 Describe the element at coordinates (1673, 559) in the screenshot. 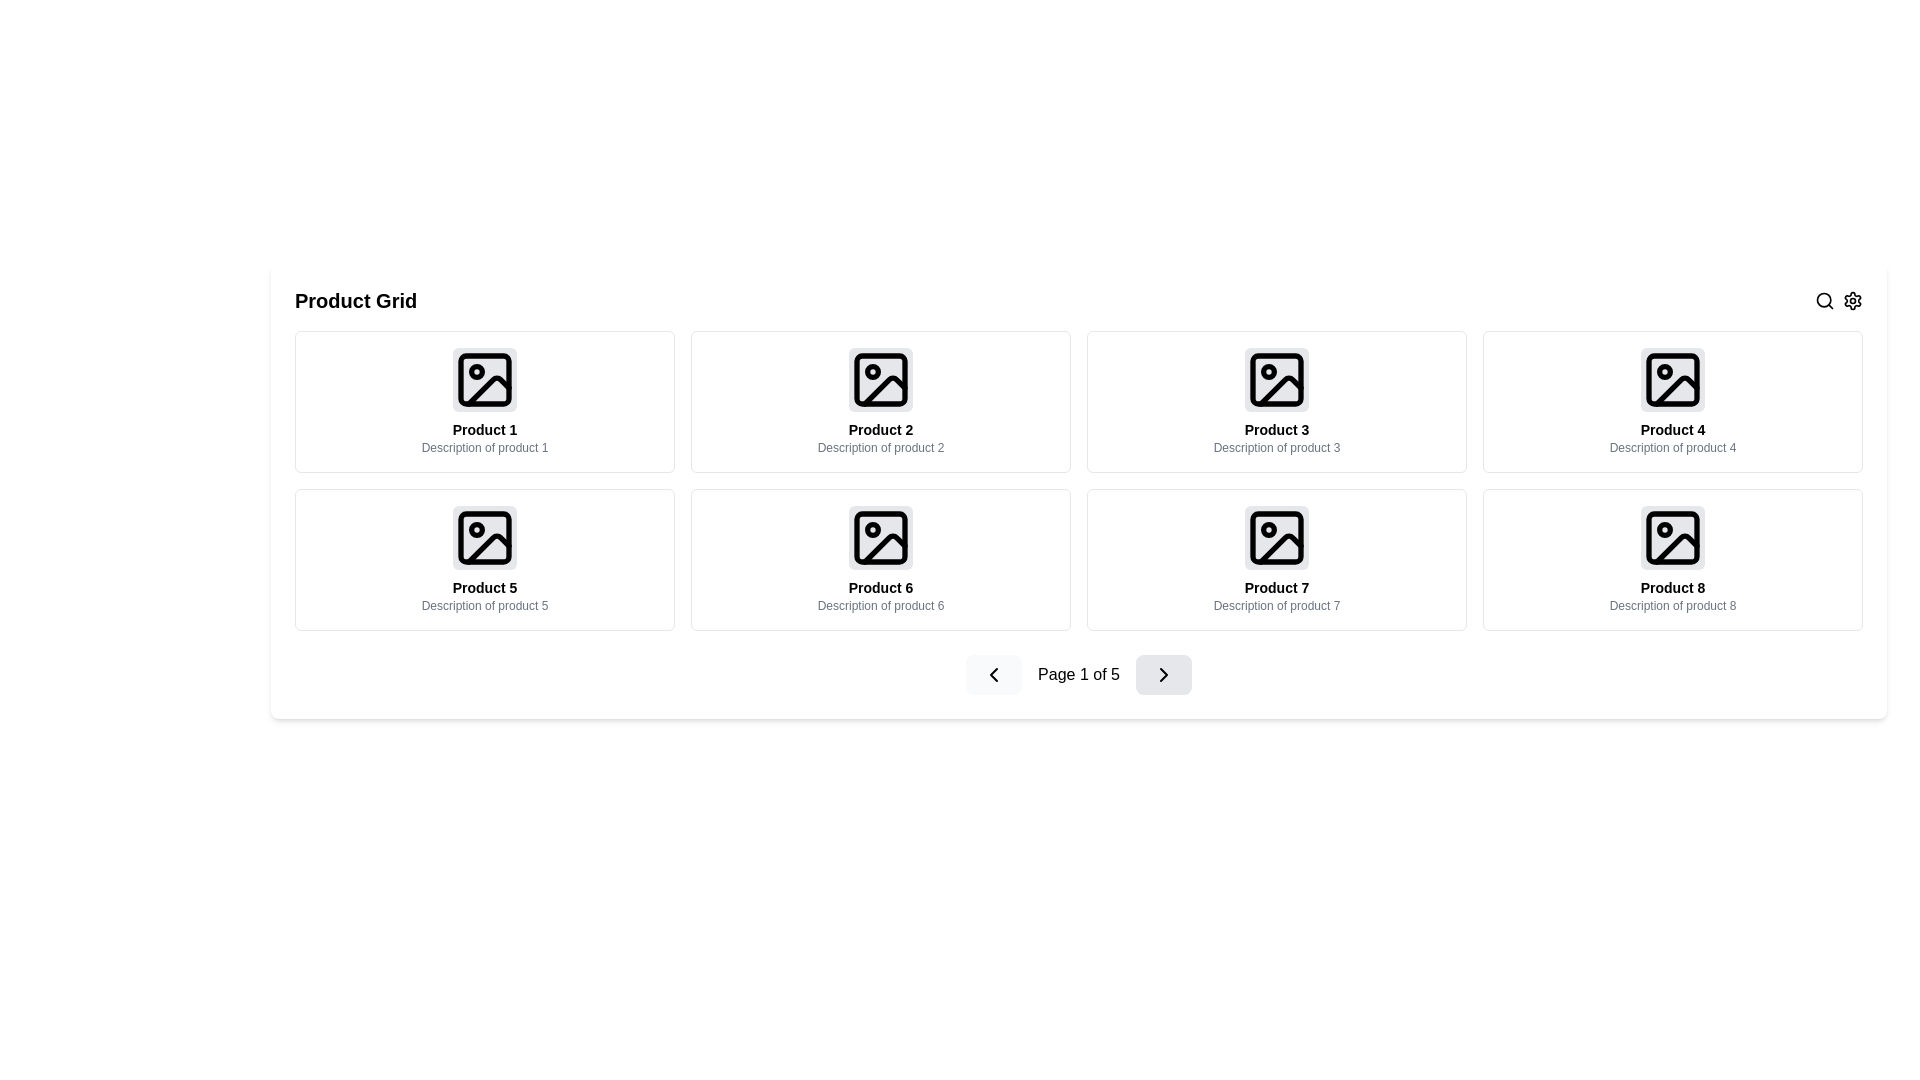

I see `the grid cell component that displays 'Product 8' with its description 'Description of product 8', located in the last column of the second row` at that location.